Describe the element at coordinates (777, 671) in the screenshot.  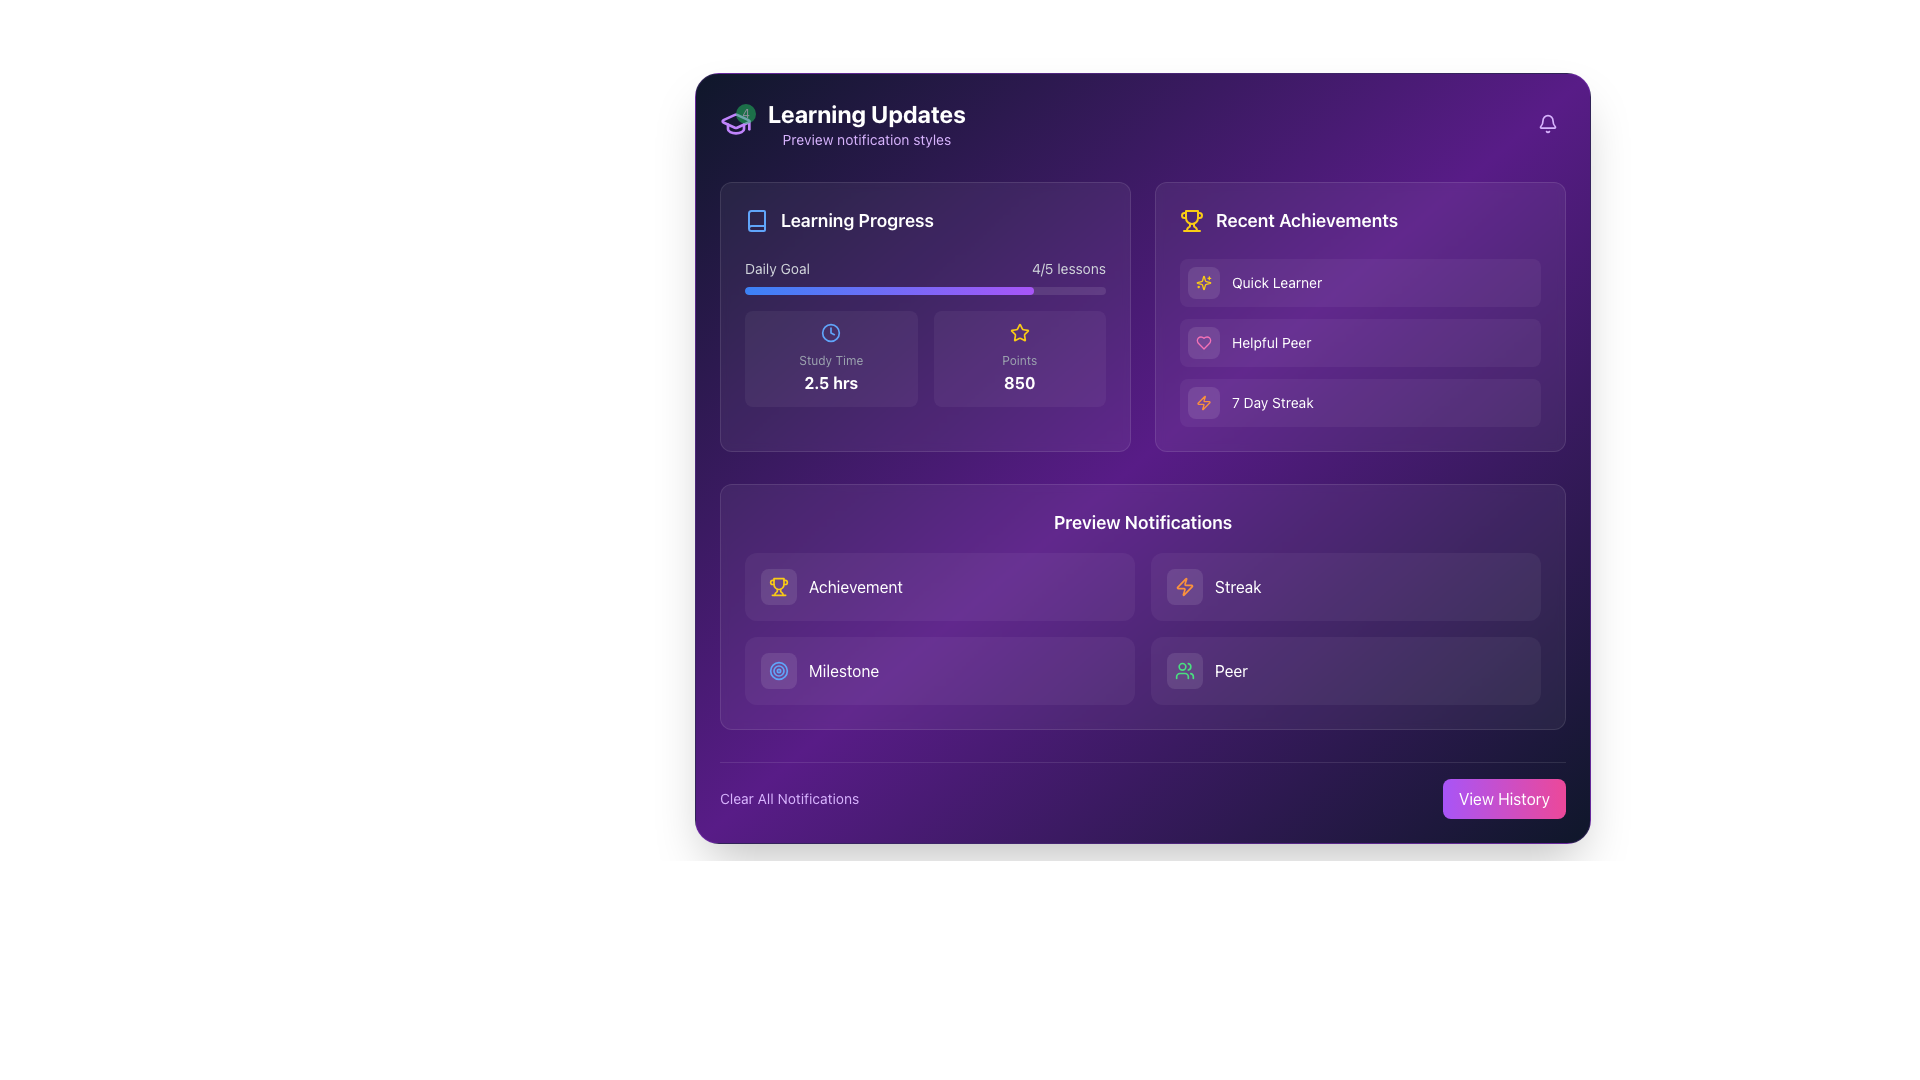
I see `the outer circular graphical component of the target icon, which has a radius of 10 units and is located below the 'Preview Notifications' section` at that location.